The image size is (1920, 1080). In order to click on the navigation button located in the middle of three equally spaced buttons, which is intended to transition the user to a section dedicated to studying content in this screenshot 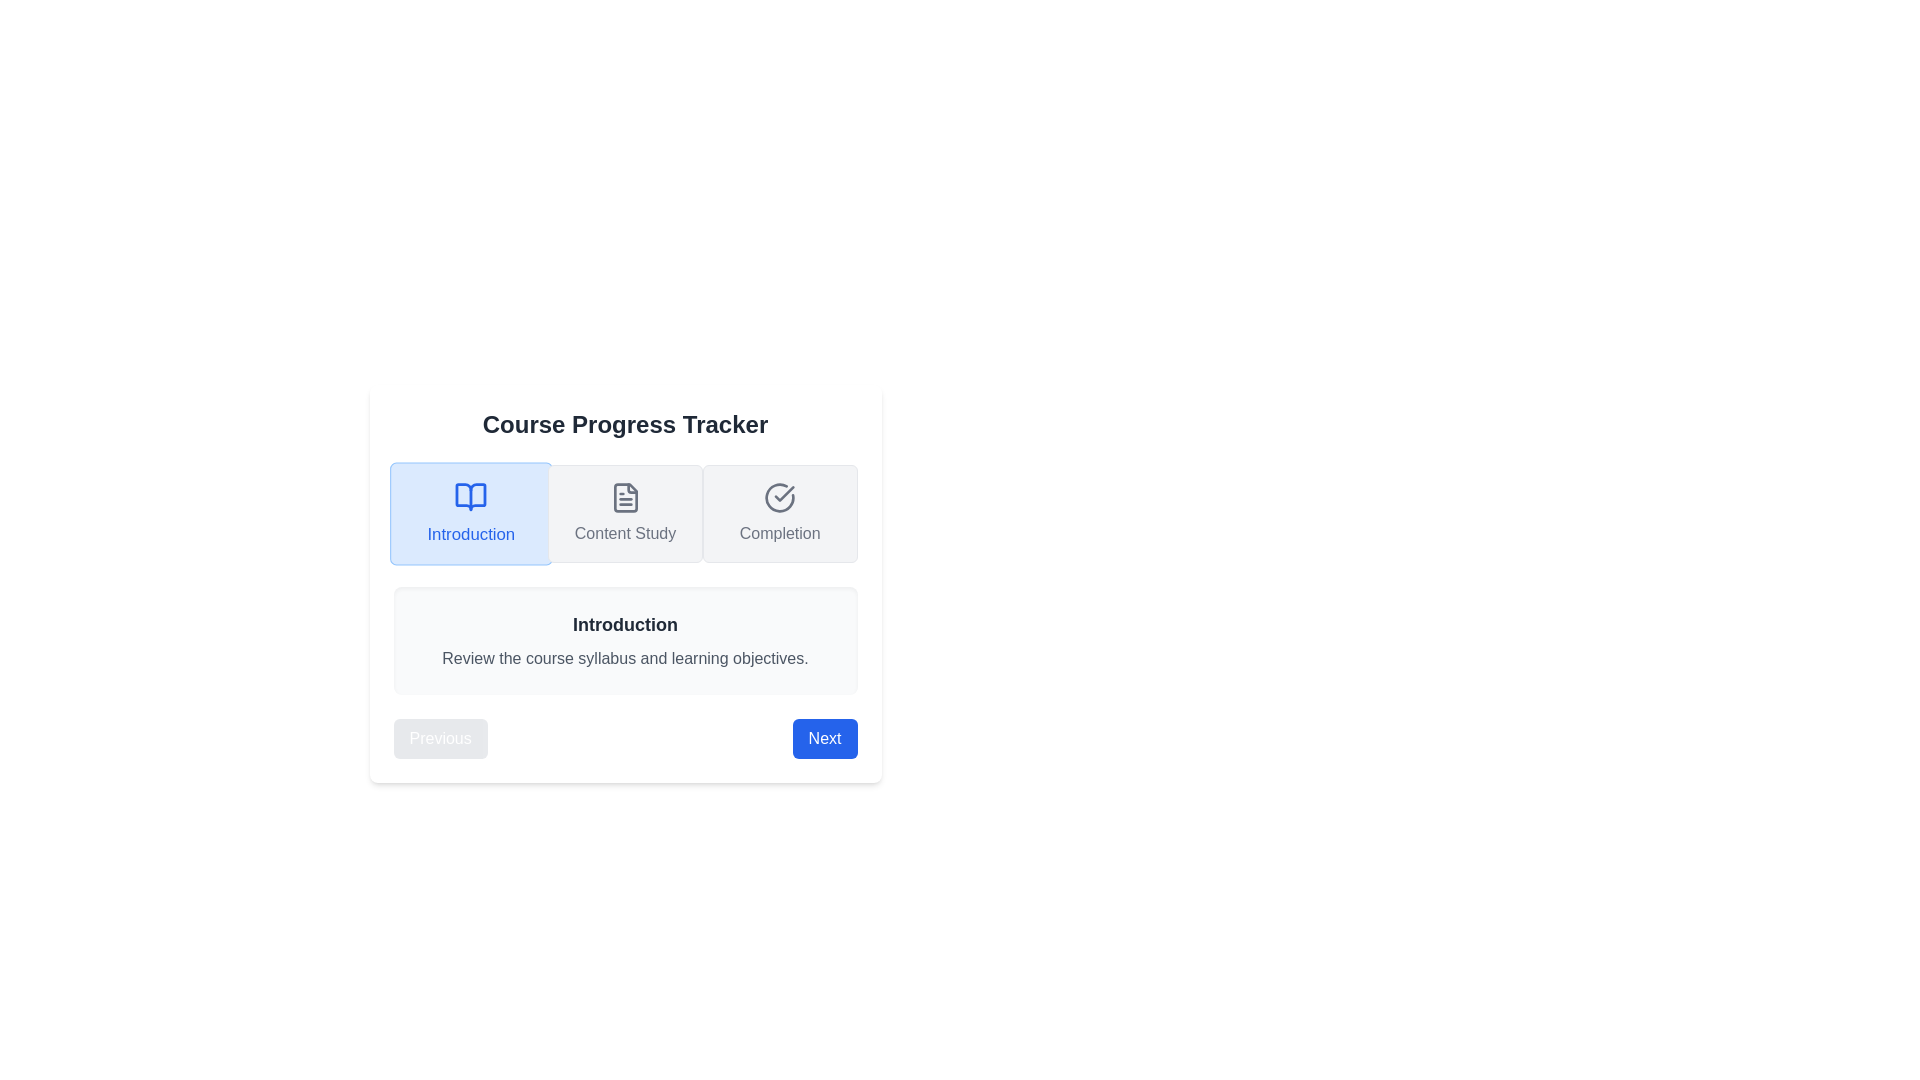, I will do `click(624, 512)`.